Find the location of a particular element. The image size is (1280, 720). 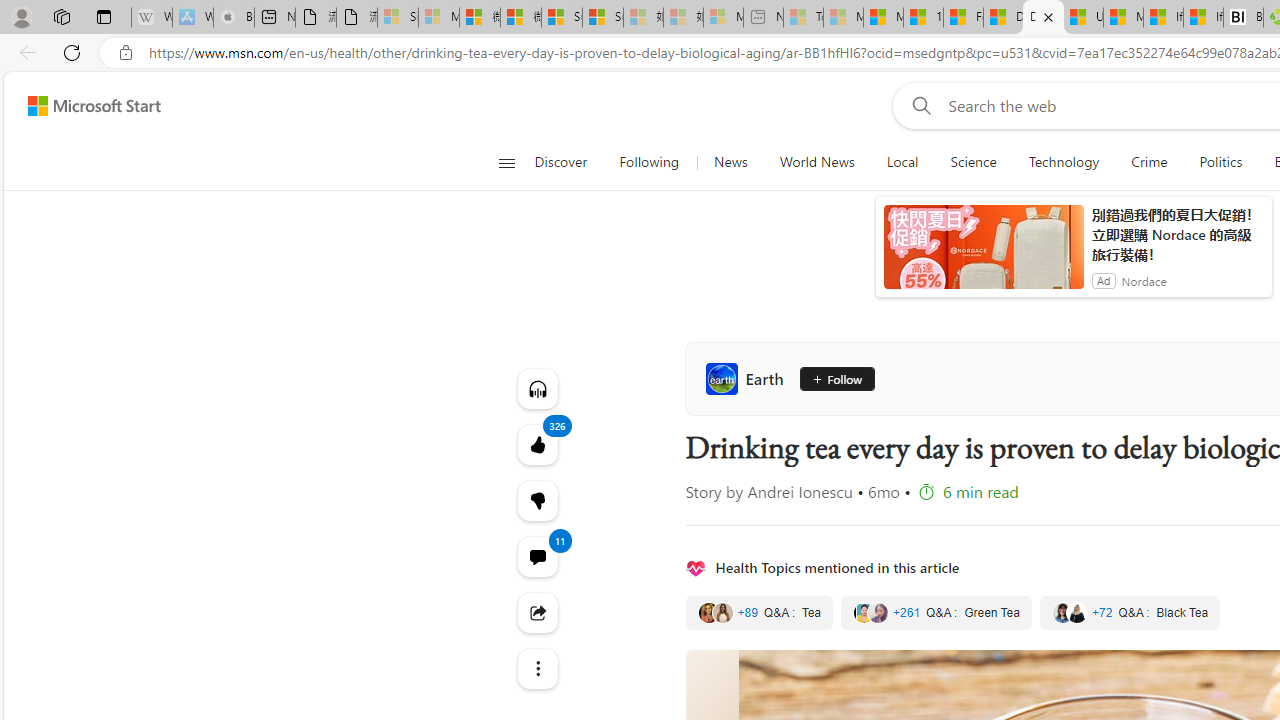

'Green Tea' is located at coordinates (935, 612).